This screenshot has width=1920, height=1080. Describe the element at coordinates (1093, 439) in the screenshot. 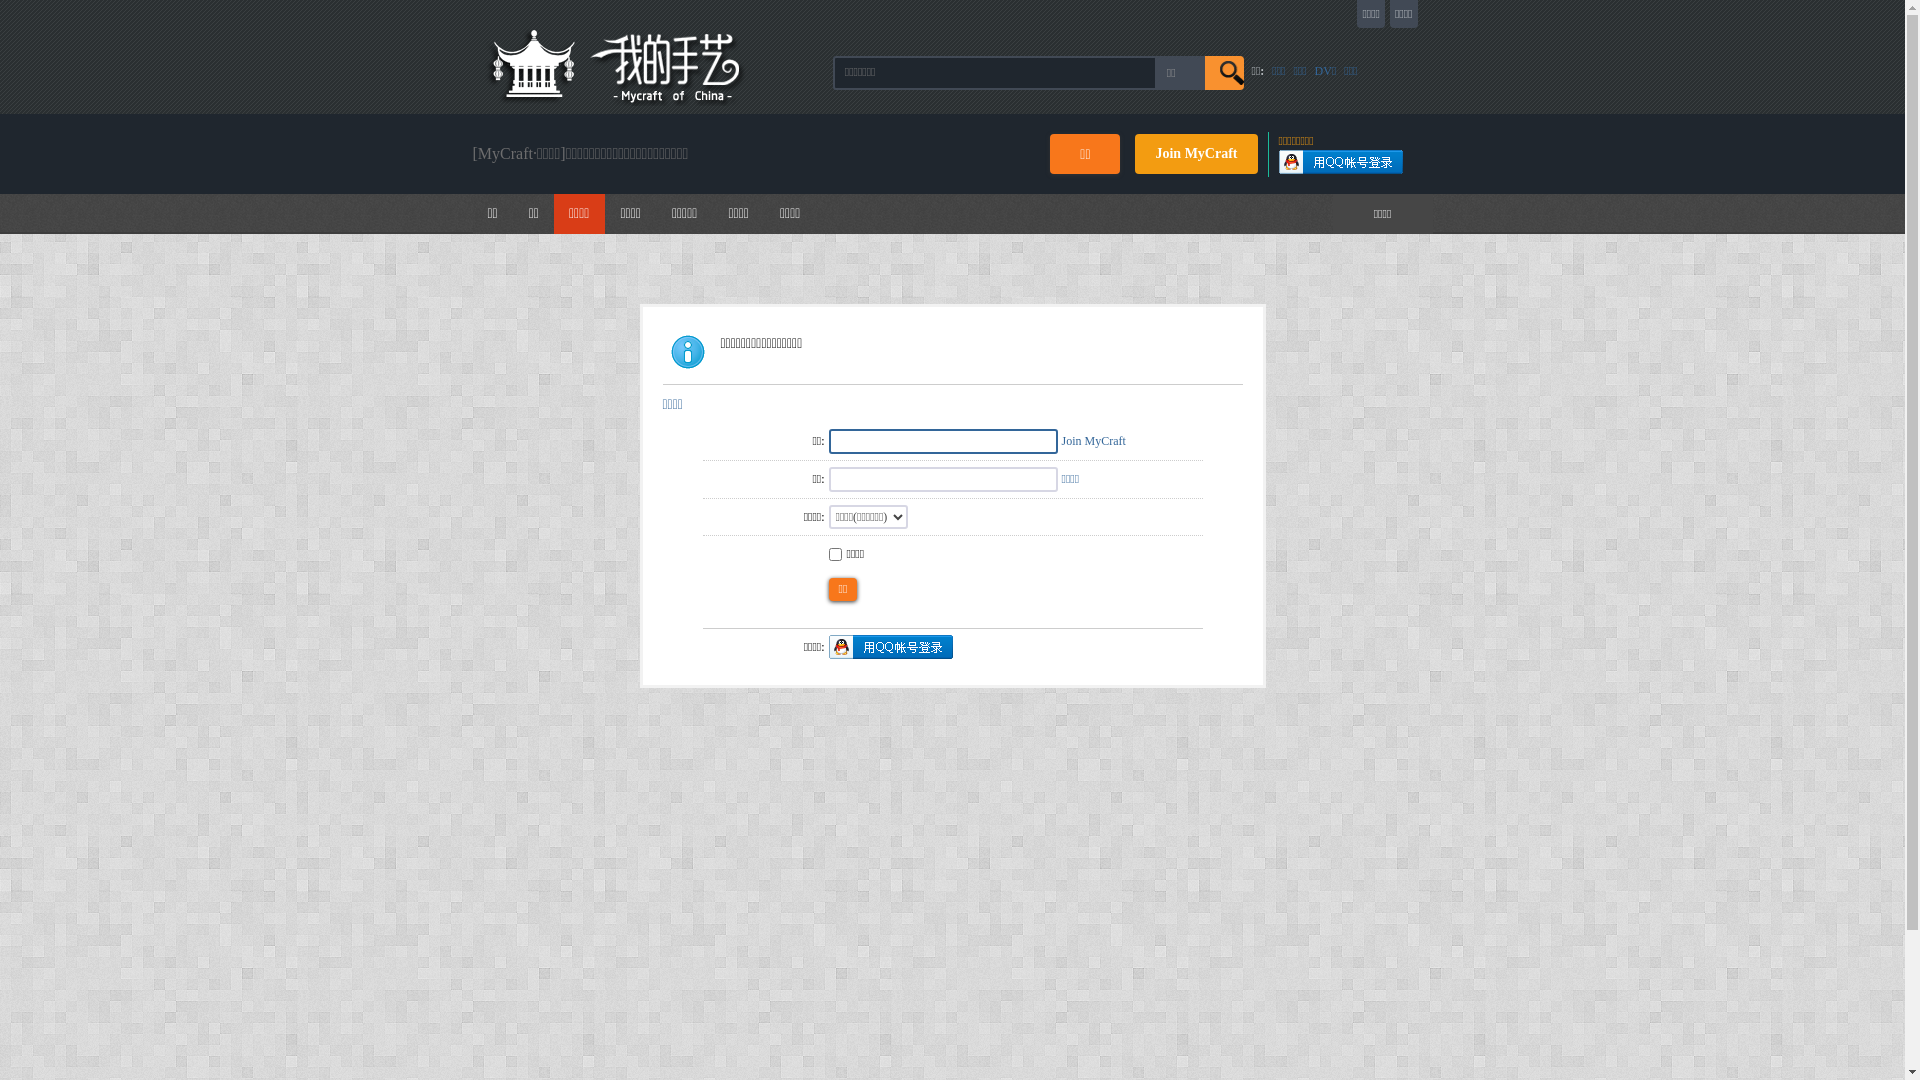

I see `'Join MyCraft'` at that location.